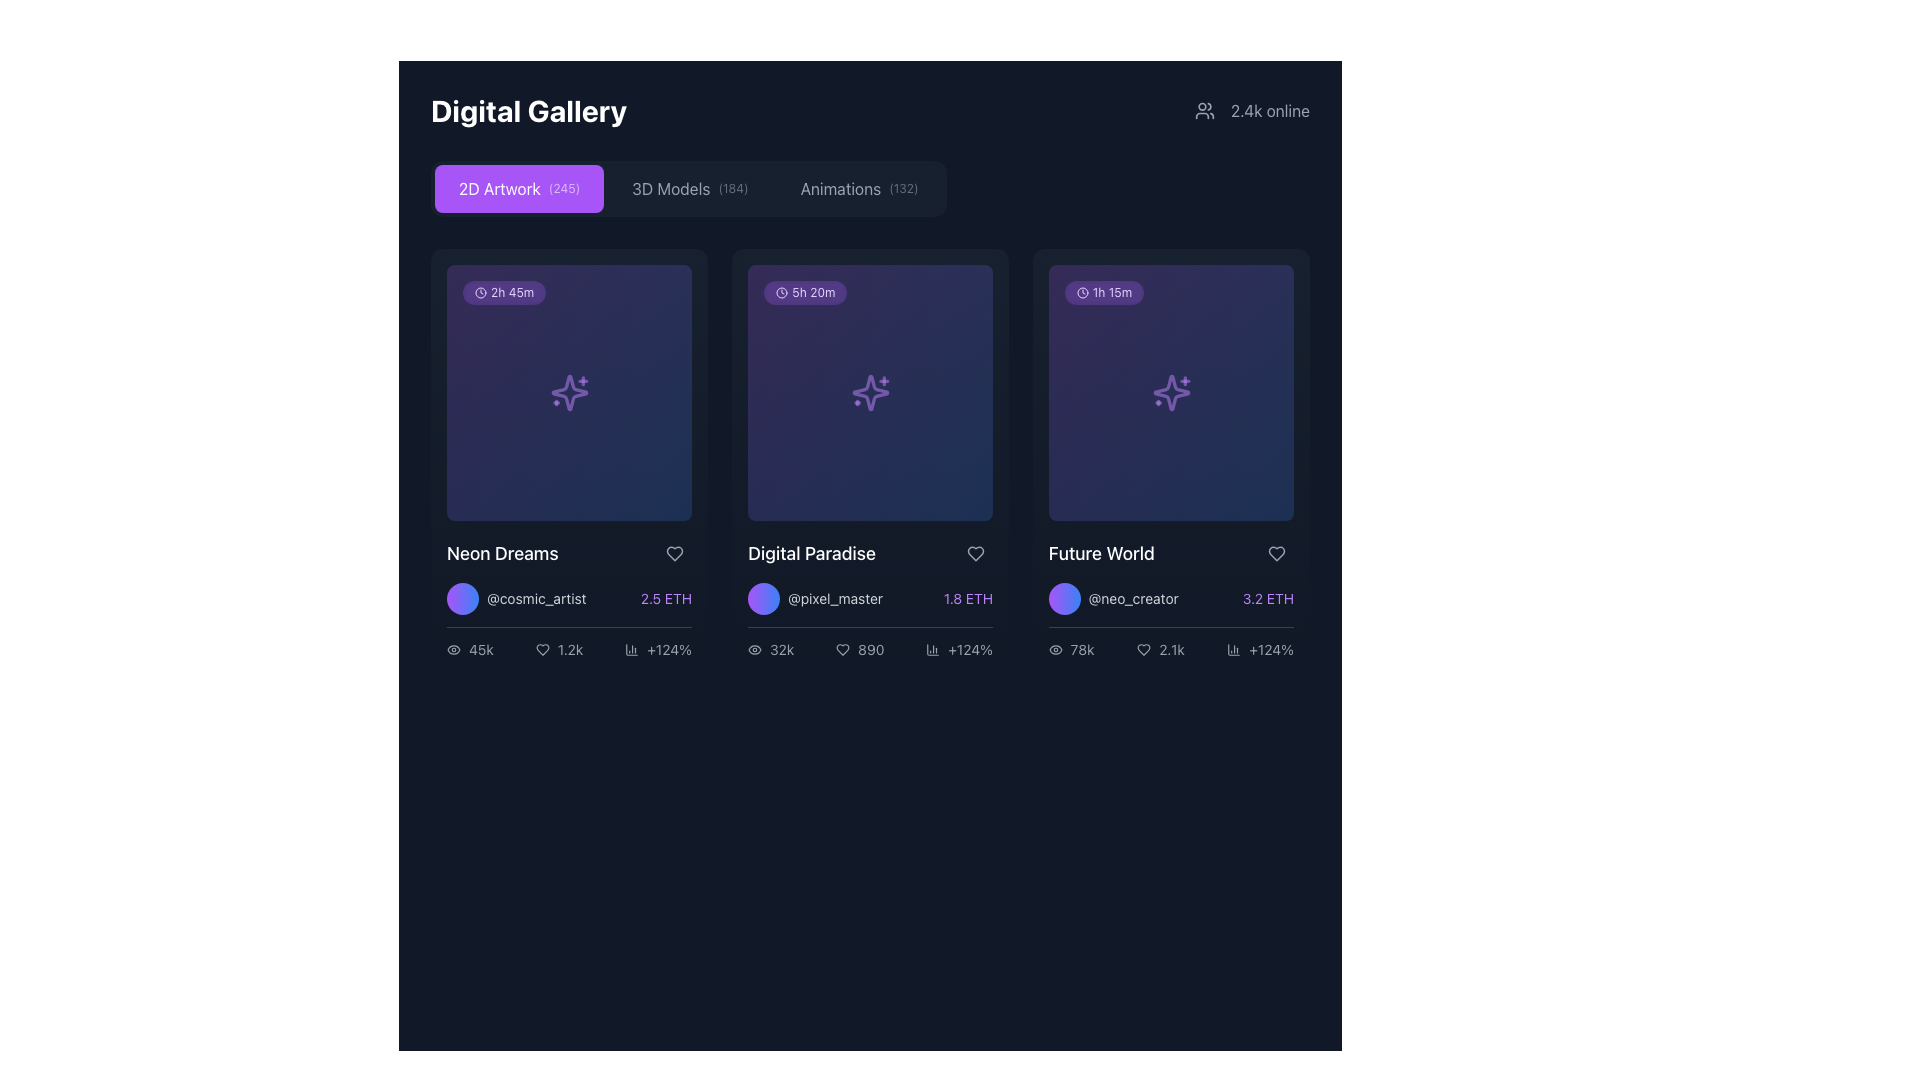 The width and height of the screenshot is (1920, 1080). I want to click on the third Interactive Card, so click(1171, 462).